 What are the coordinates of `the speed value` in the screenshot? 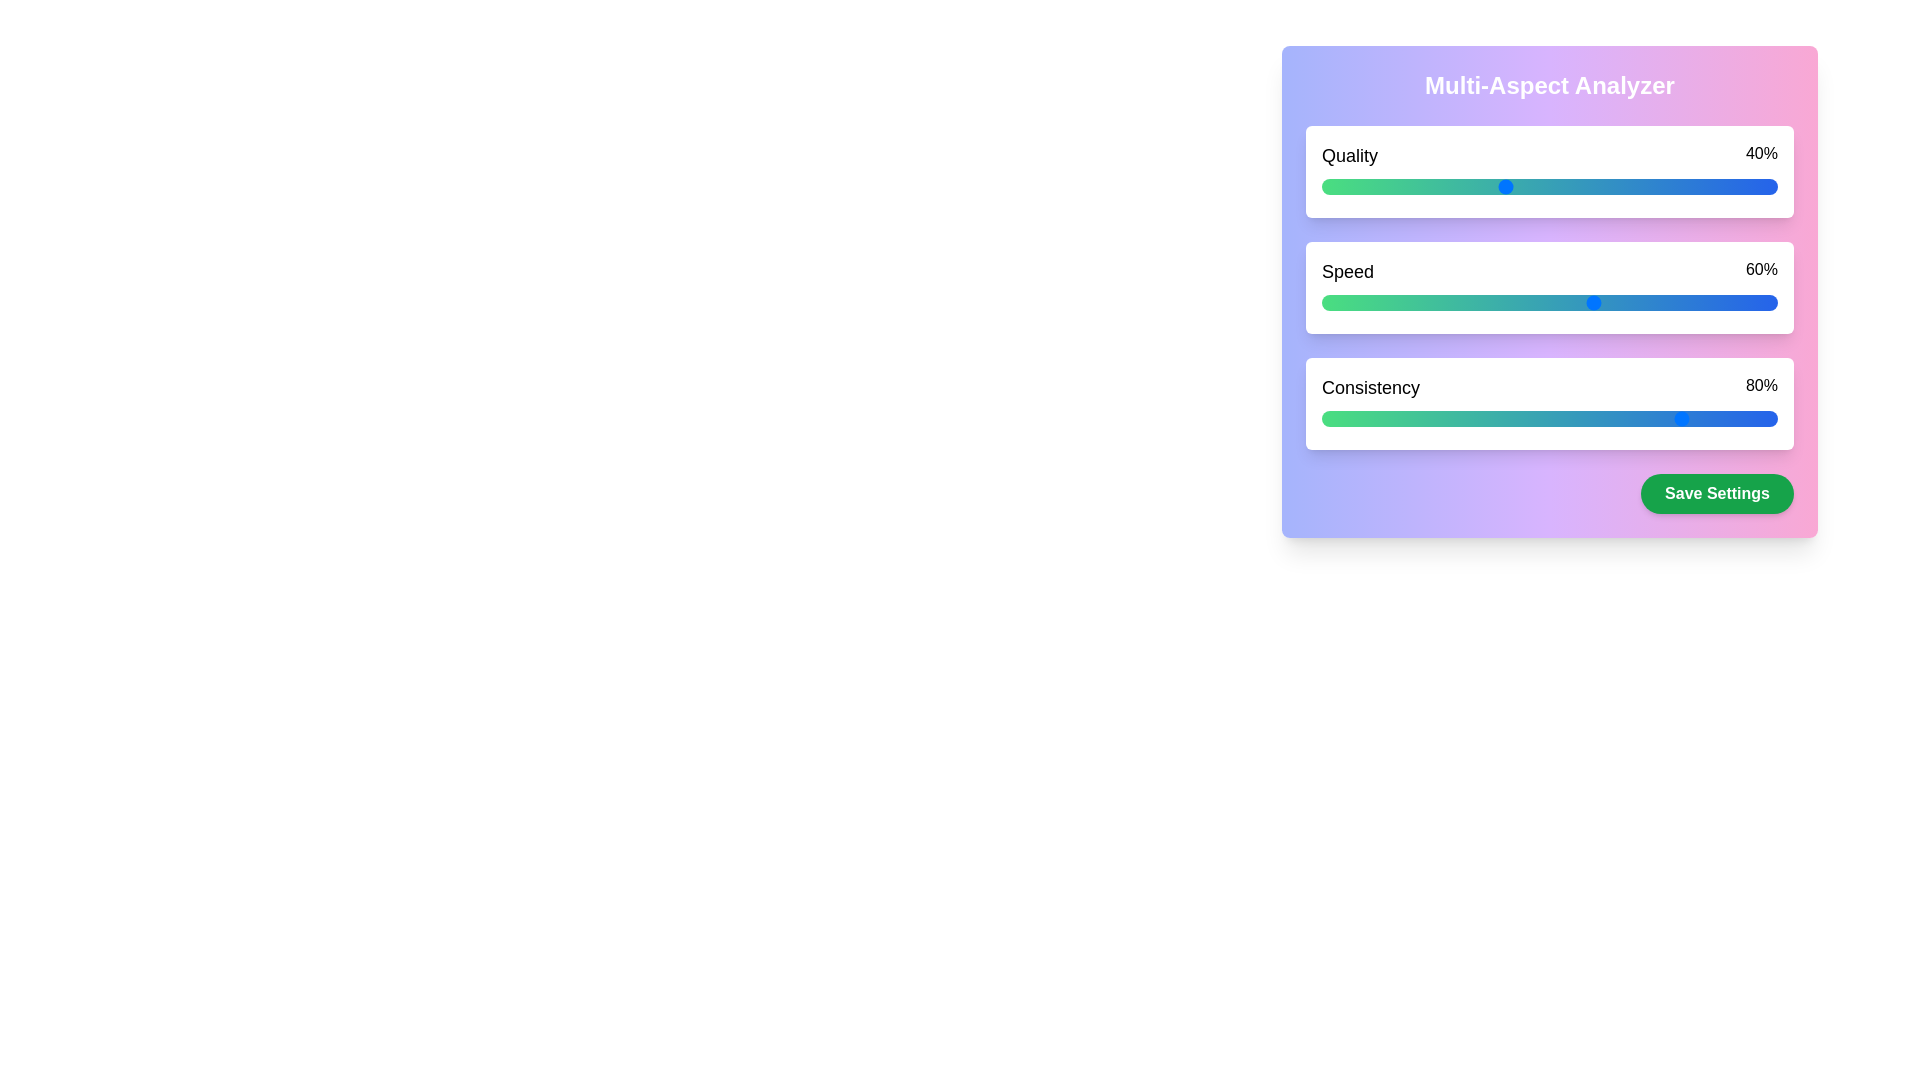 It's located at (1526, 303).